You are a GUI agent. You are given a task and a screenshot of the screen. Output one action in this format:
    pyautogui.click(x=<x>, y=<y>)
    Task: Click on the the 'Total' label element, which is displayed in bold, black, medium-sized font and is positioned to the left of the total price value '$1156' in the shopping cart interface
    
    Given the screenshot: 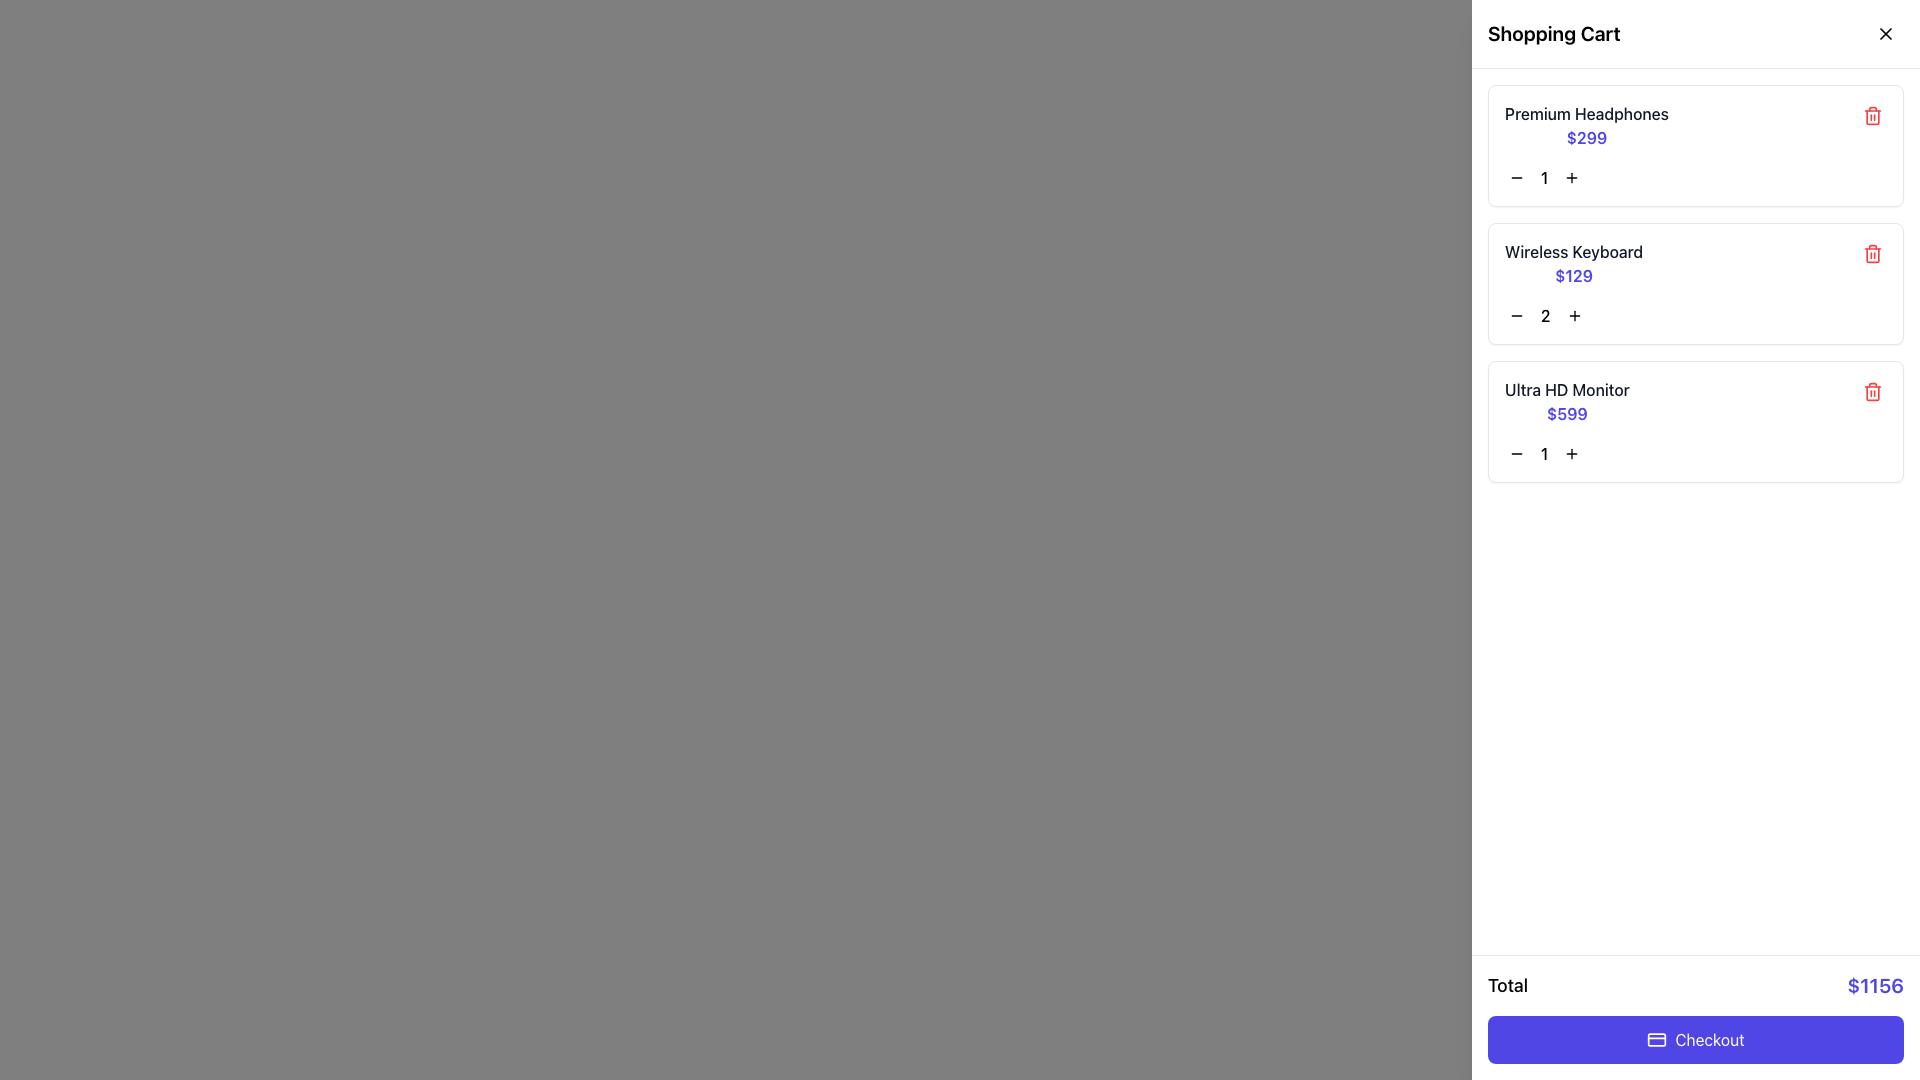 What is the action you would take?
    pyautogui.click(x=1507, y=985)
    